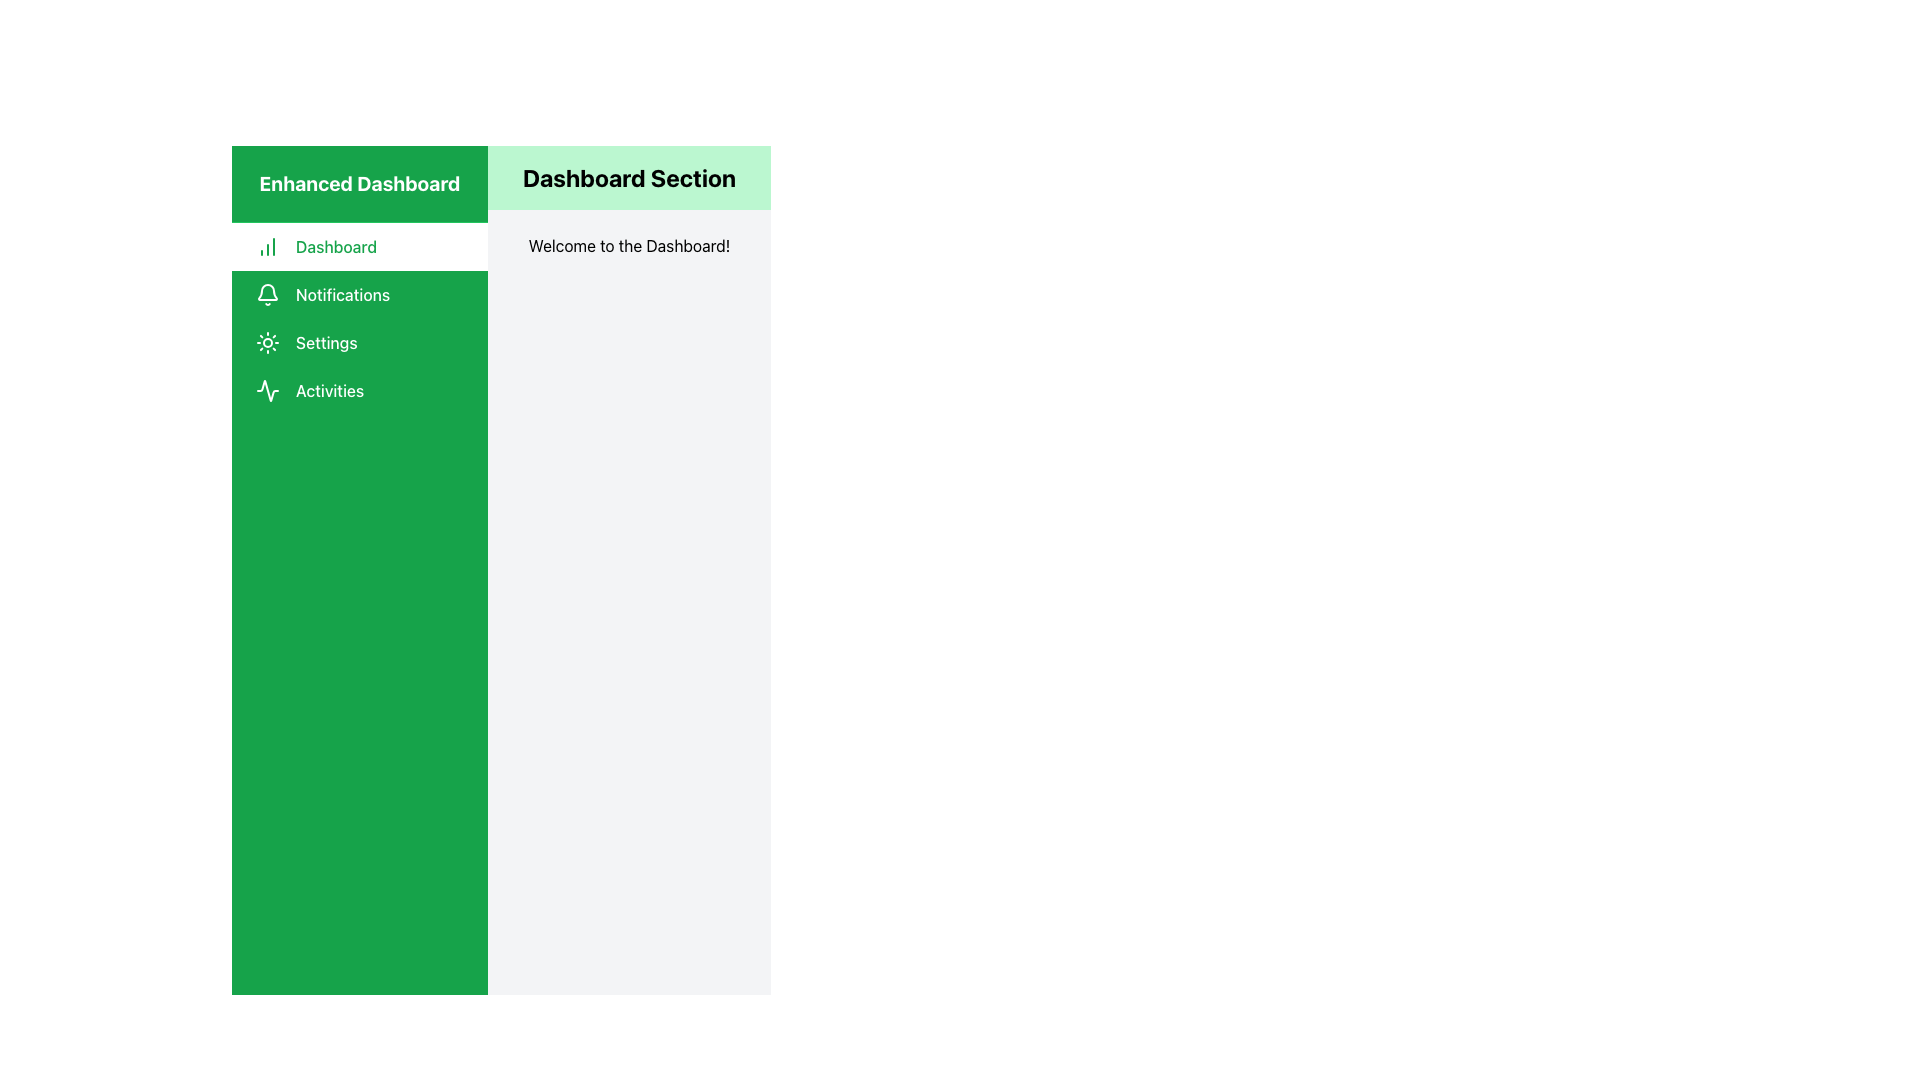 This screenshot has width=1920, height=1080. Describe the element at coordinates (267, 390) in the screenshot. I see `the 'Activities' icon in the vertical navigation bar` at that location.